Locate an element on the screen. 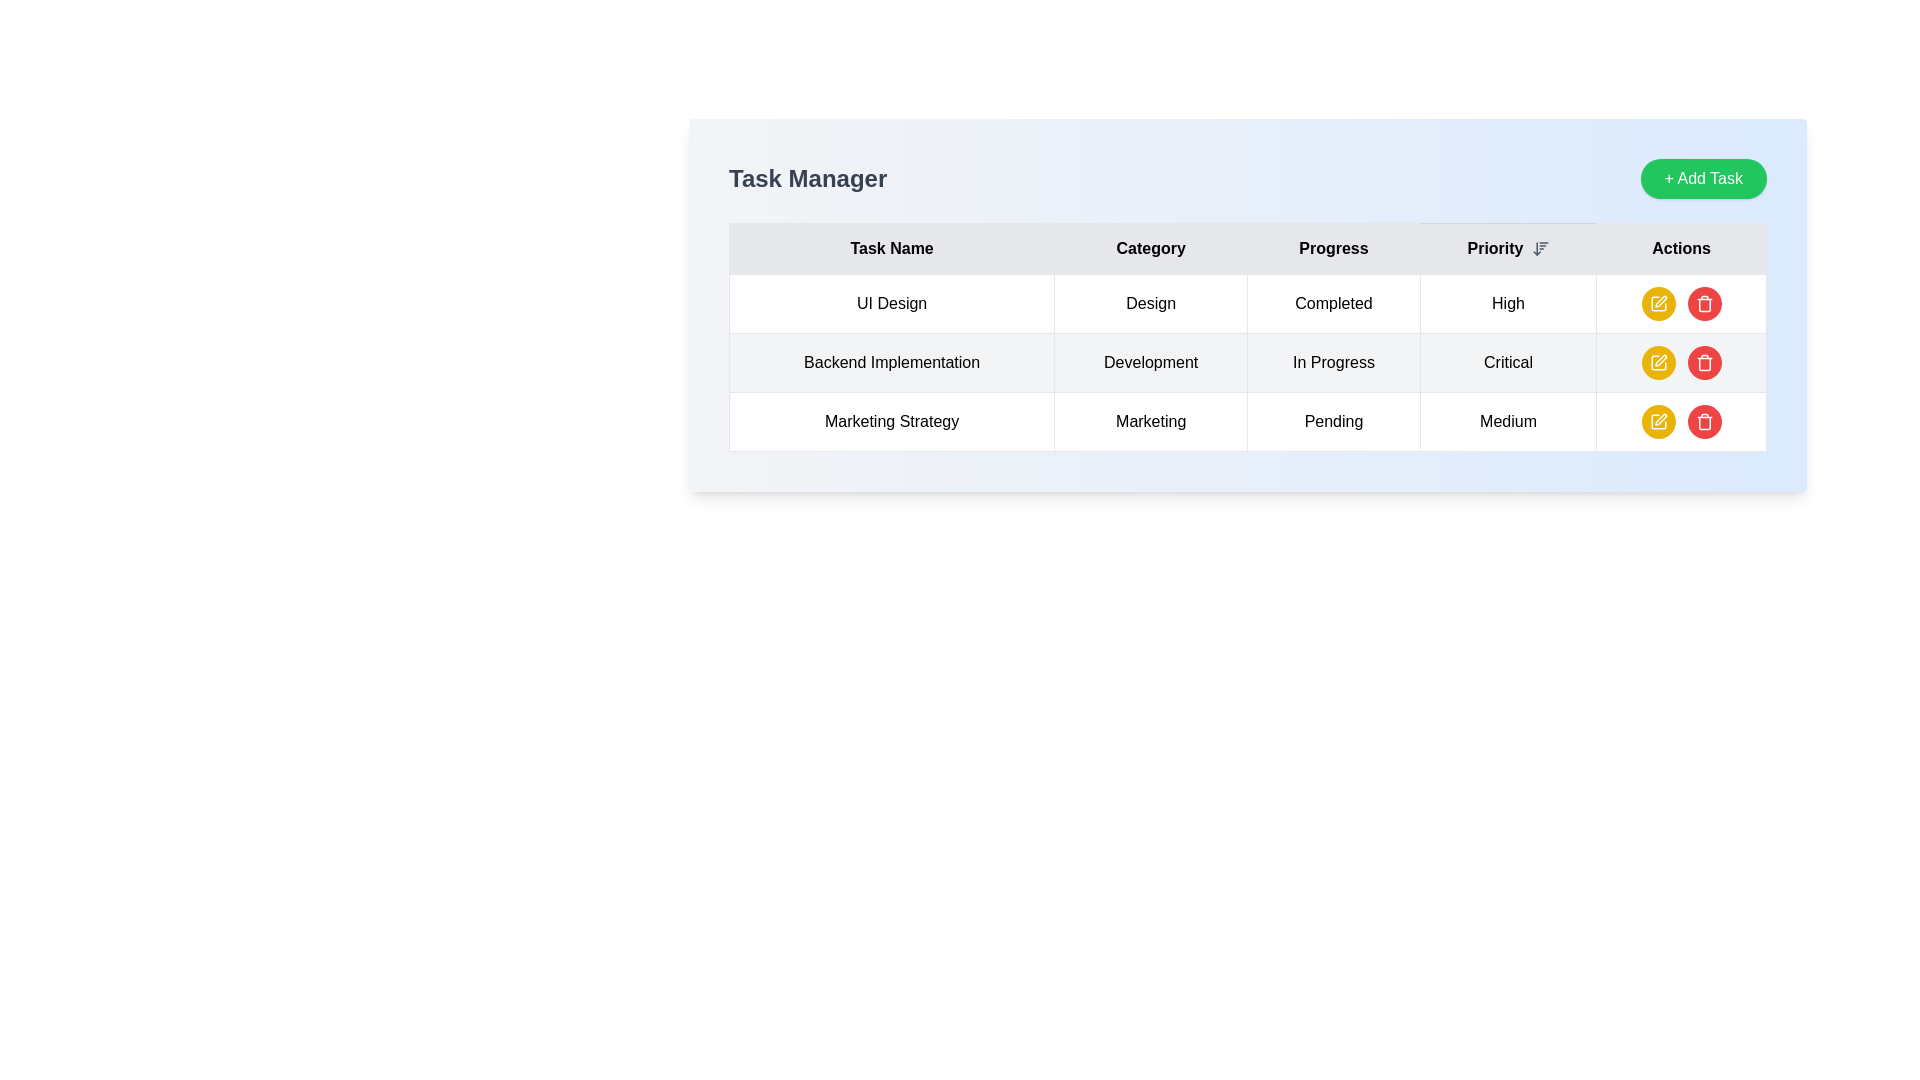  the pencil-shaped icon in the Actions column of the task table is located at coordinates (1660, 358).